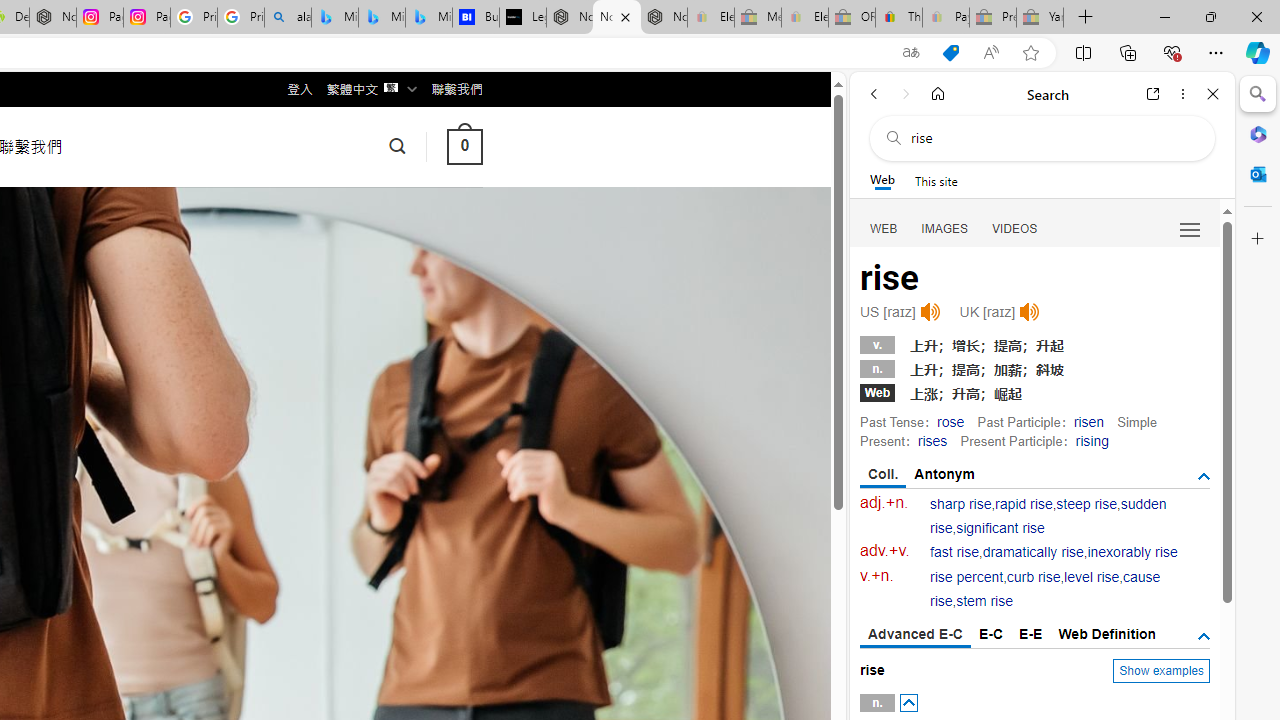 This screenshot has height=720, width=1280. Describe the element at coordinates (1202, 636) in the screenshot. I see `'AutomationID: tgdef'` at that location.